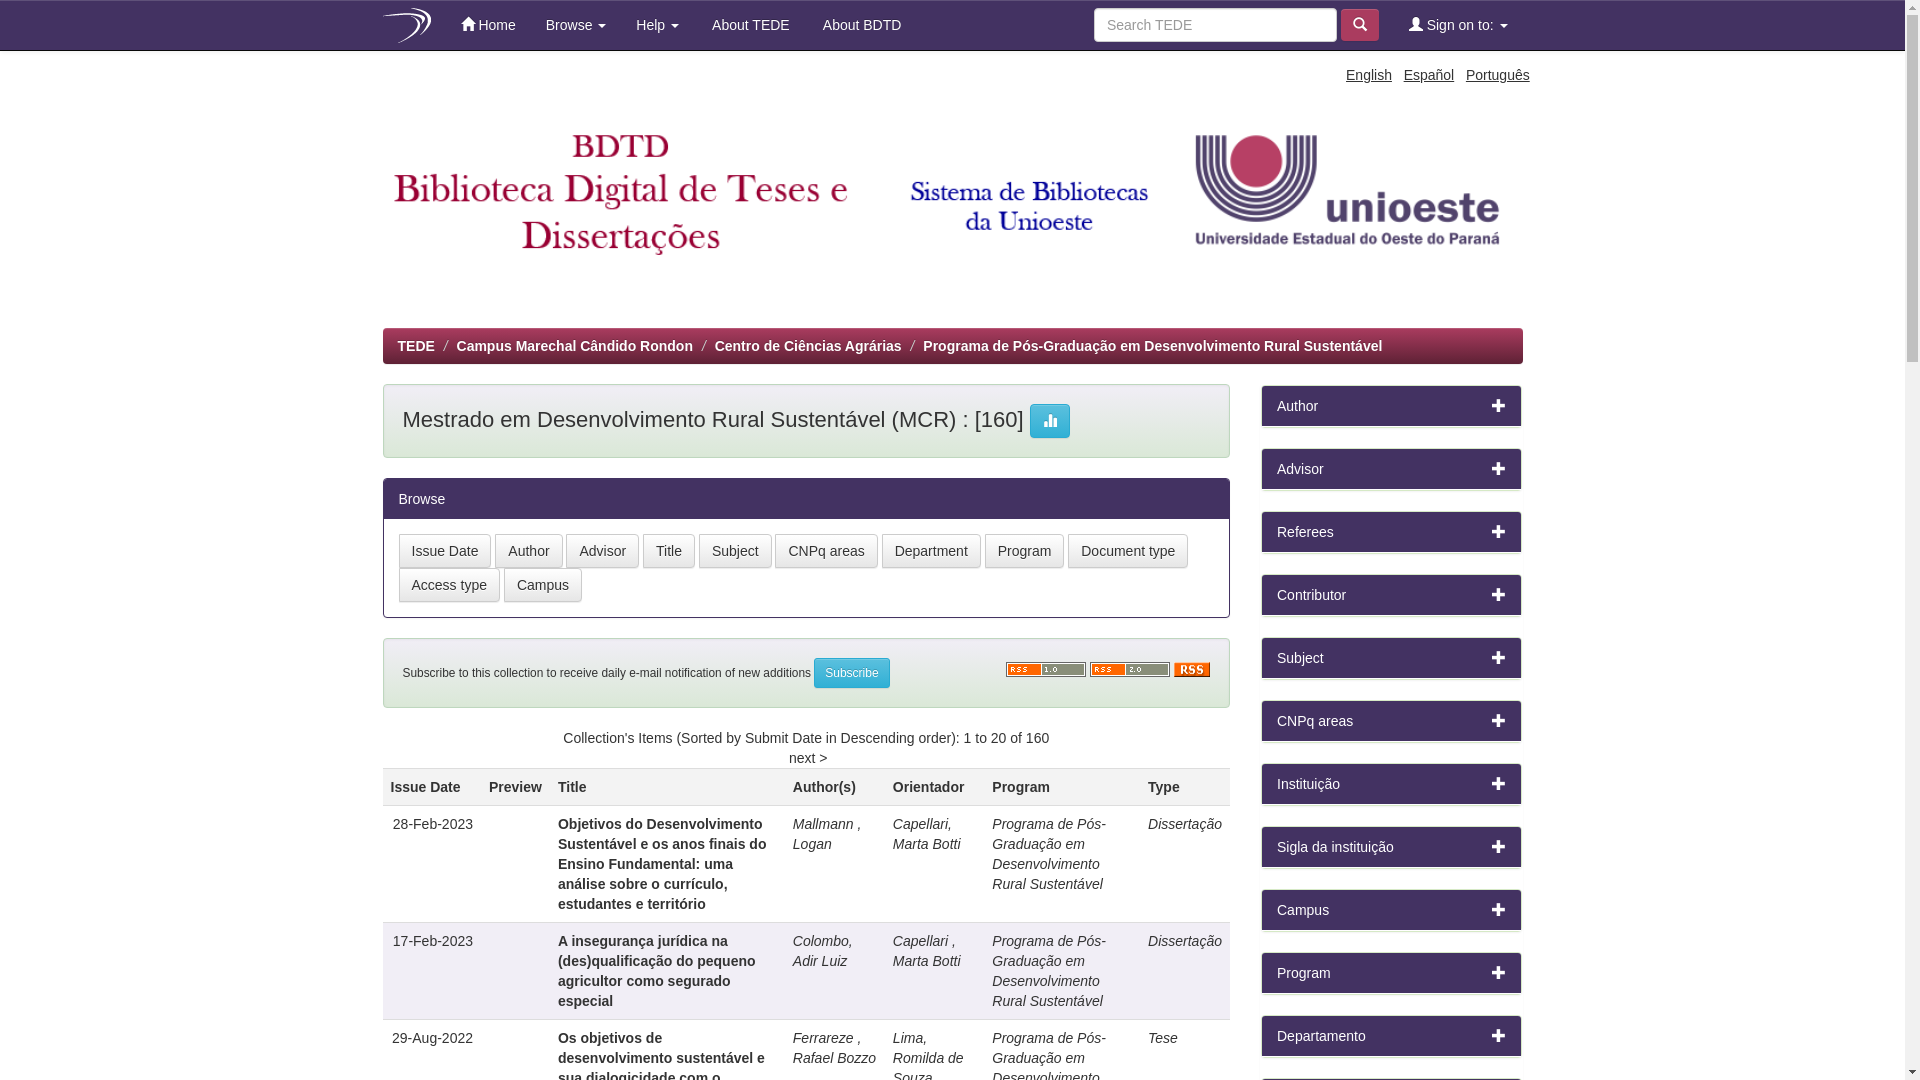 Image resolution: width=1920 pixels, height=1080 pixels. Describe the element at coordinates (488, 24) in the screenshot. I see `'Home'` at that location.